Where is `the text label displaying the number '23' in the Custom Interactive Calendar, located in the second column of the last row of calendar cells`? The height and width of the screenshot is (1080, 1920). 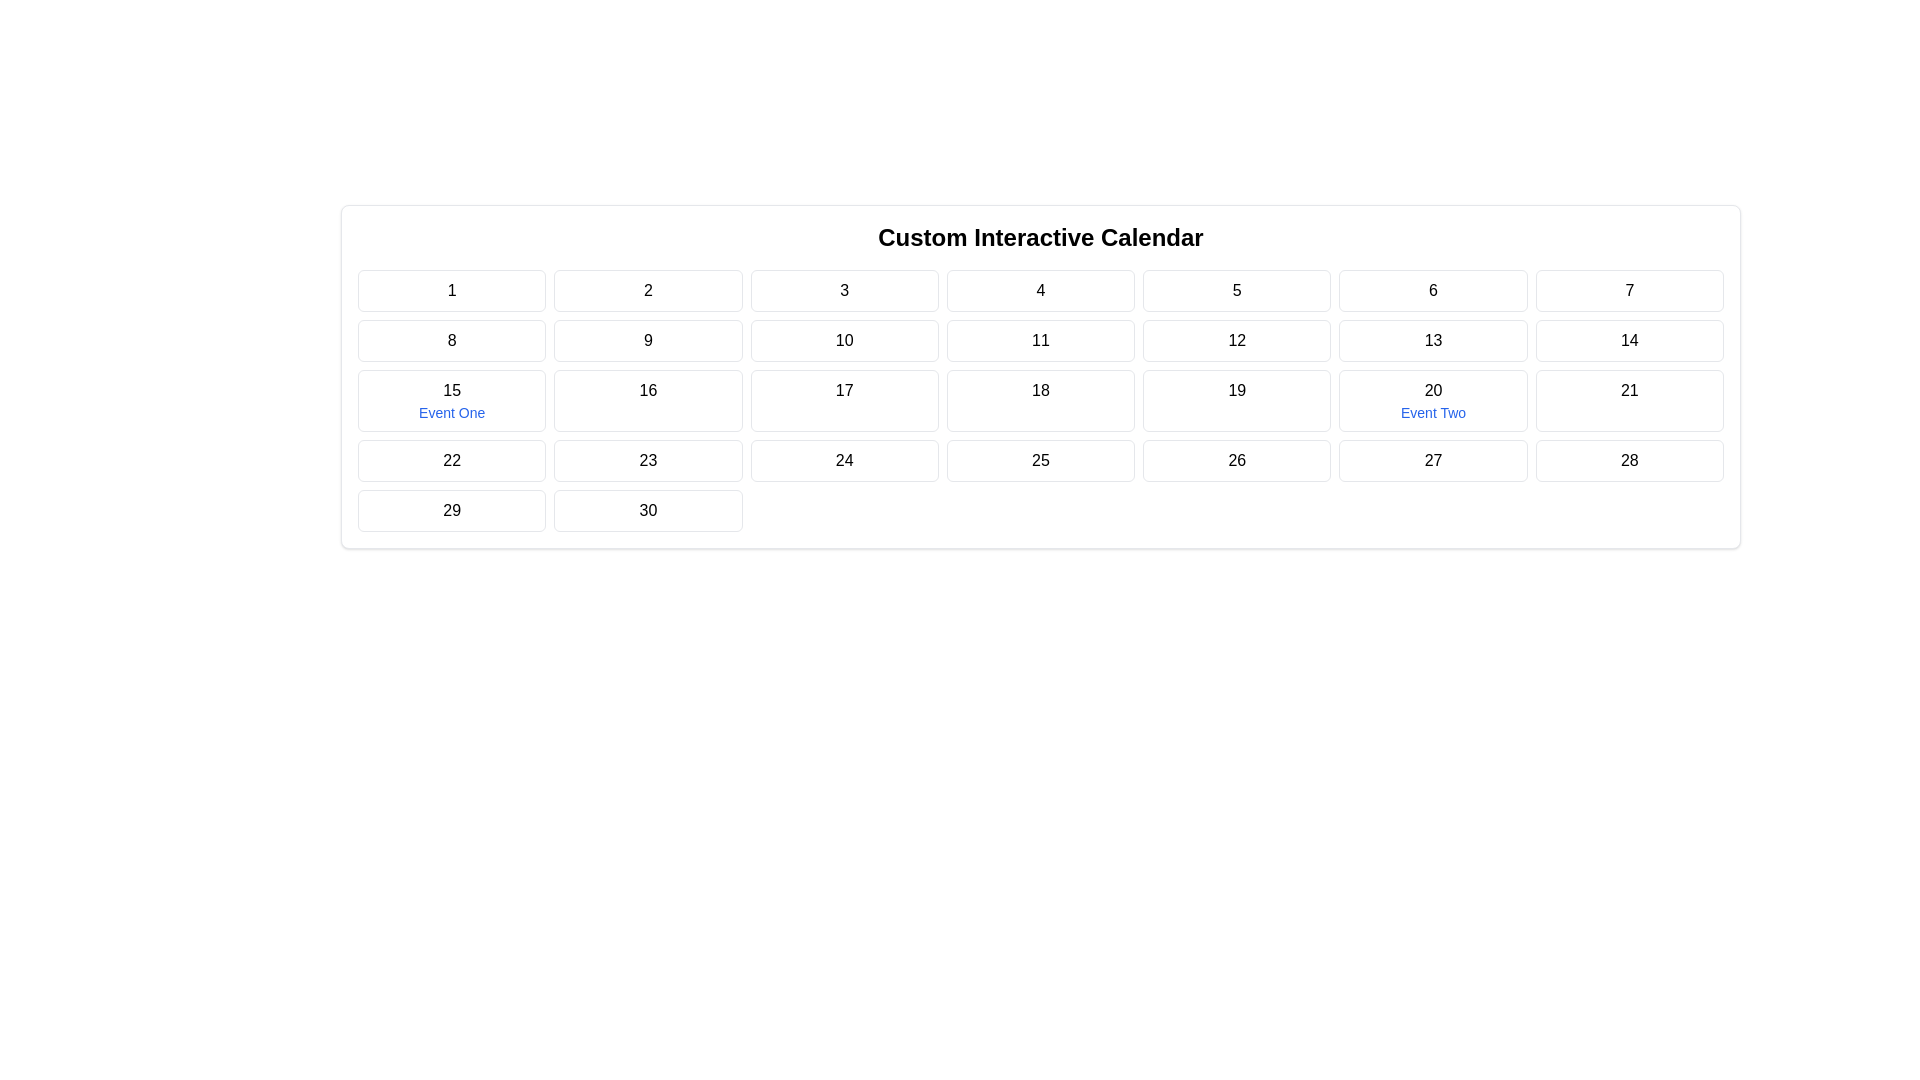 the text label displaying the number '23' in the Custom Interactive Calendar, located in the second column of the last row of calendar cells is located at coordinates (648, 461).